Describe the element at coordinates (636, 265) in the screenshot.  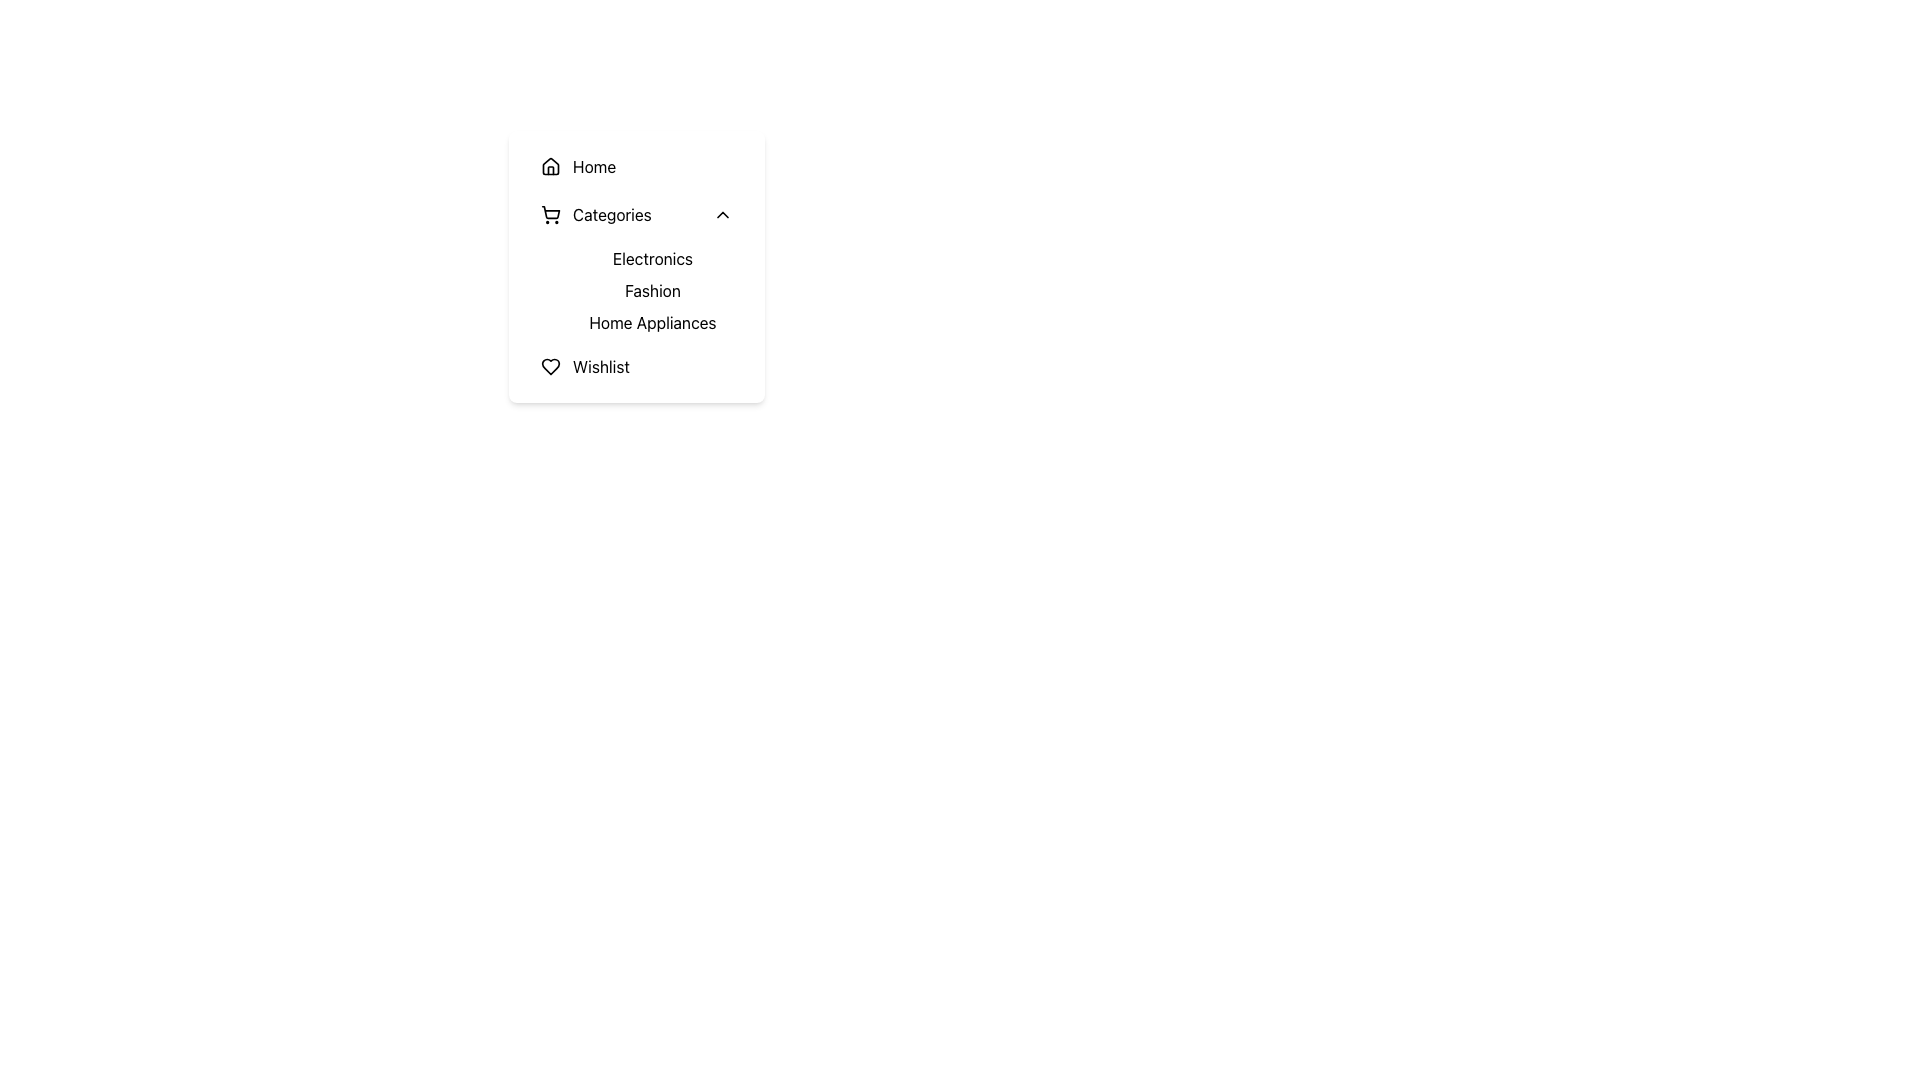
I see `the 'Electronics' link, which is the first option under the 'Categories' heading` at that location.